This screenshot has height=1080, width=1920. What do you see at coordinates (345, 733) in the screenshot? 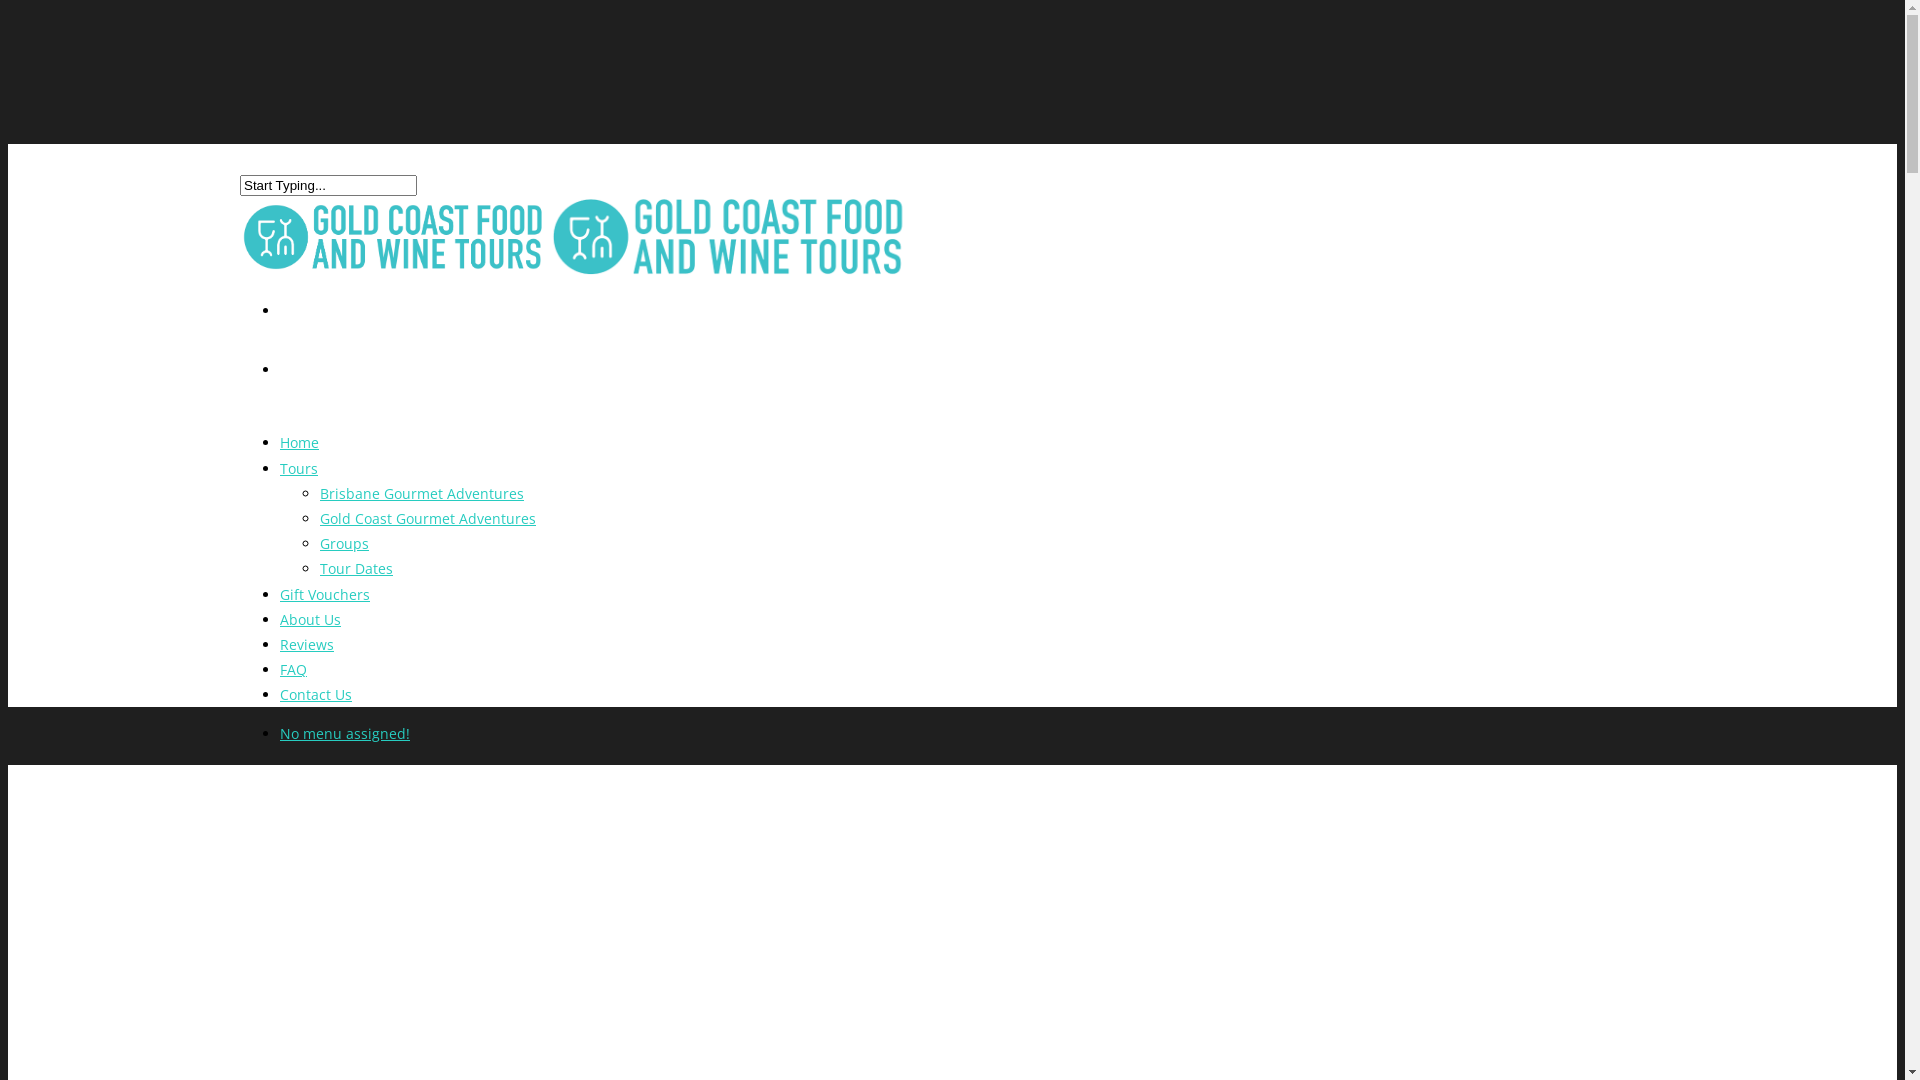
I see `'No menu assigned!'` at bounding box center [345, 733].